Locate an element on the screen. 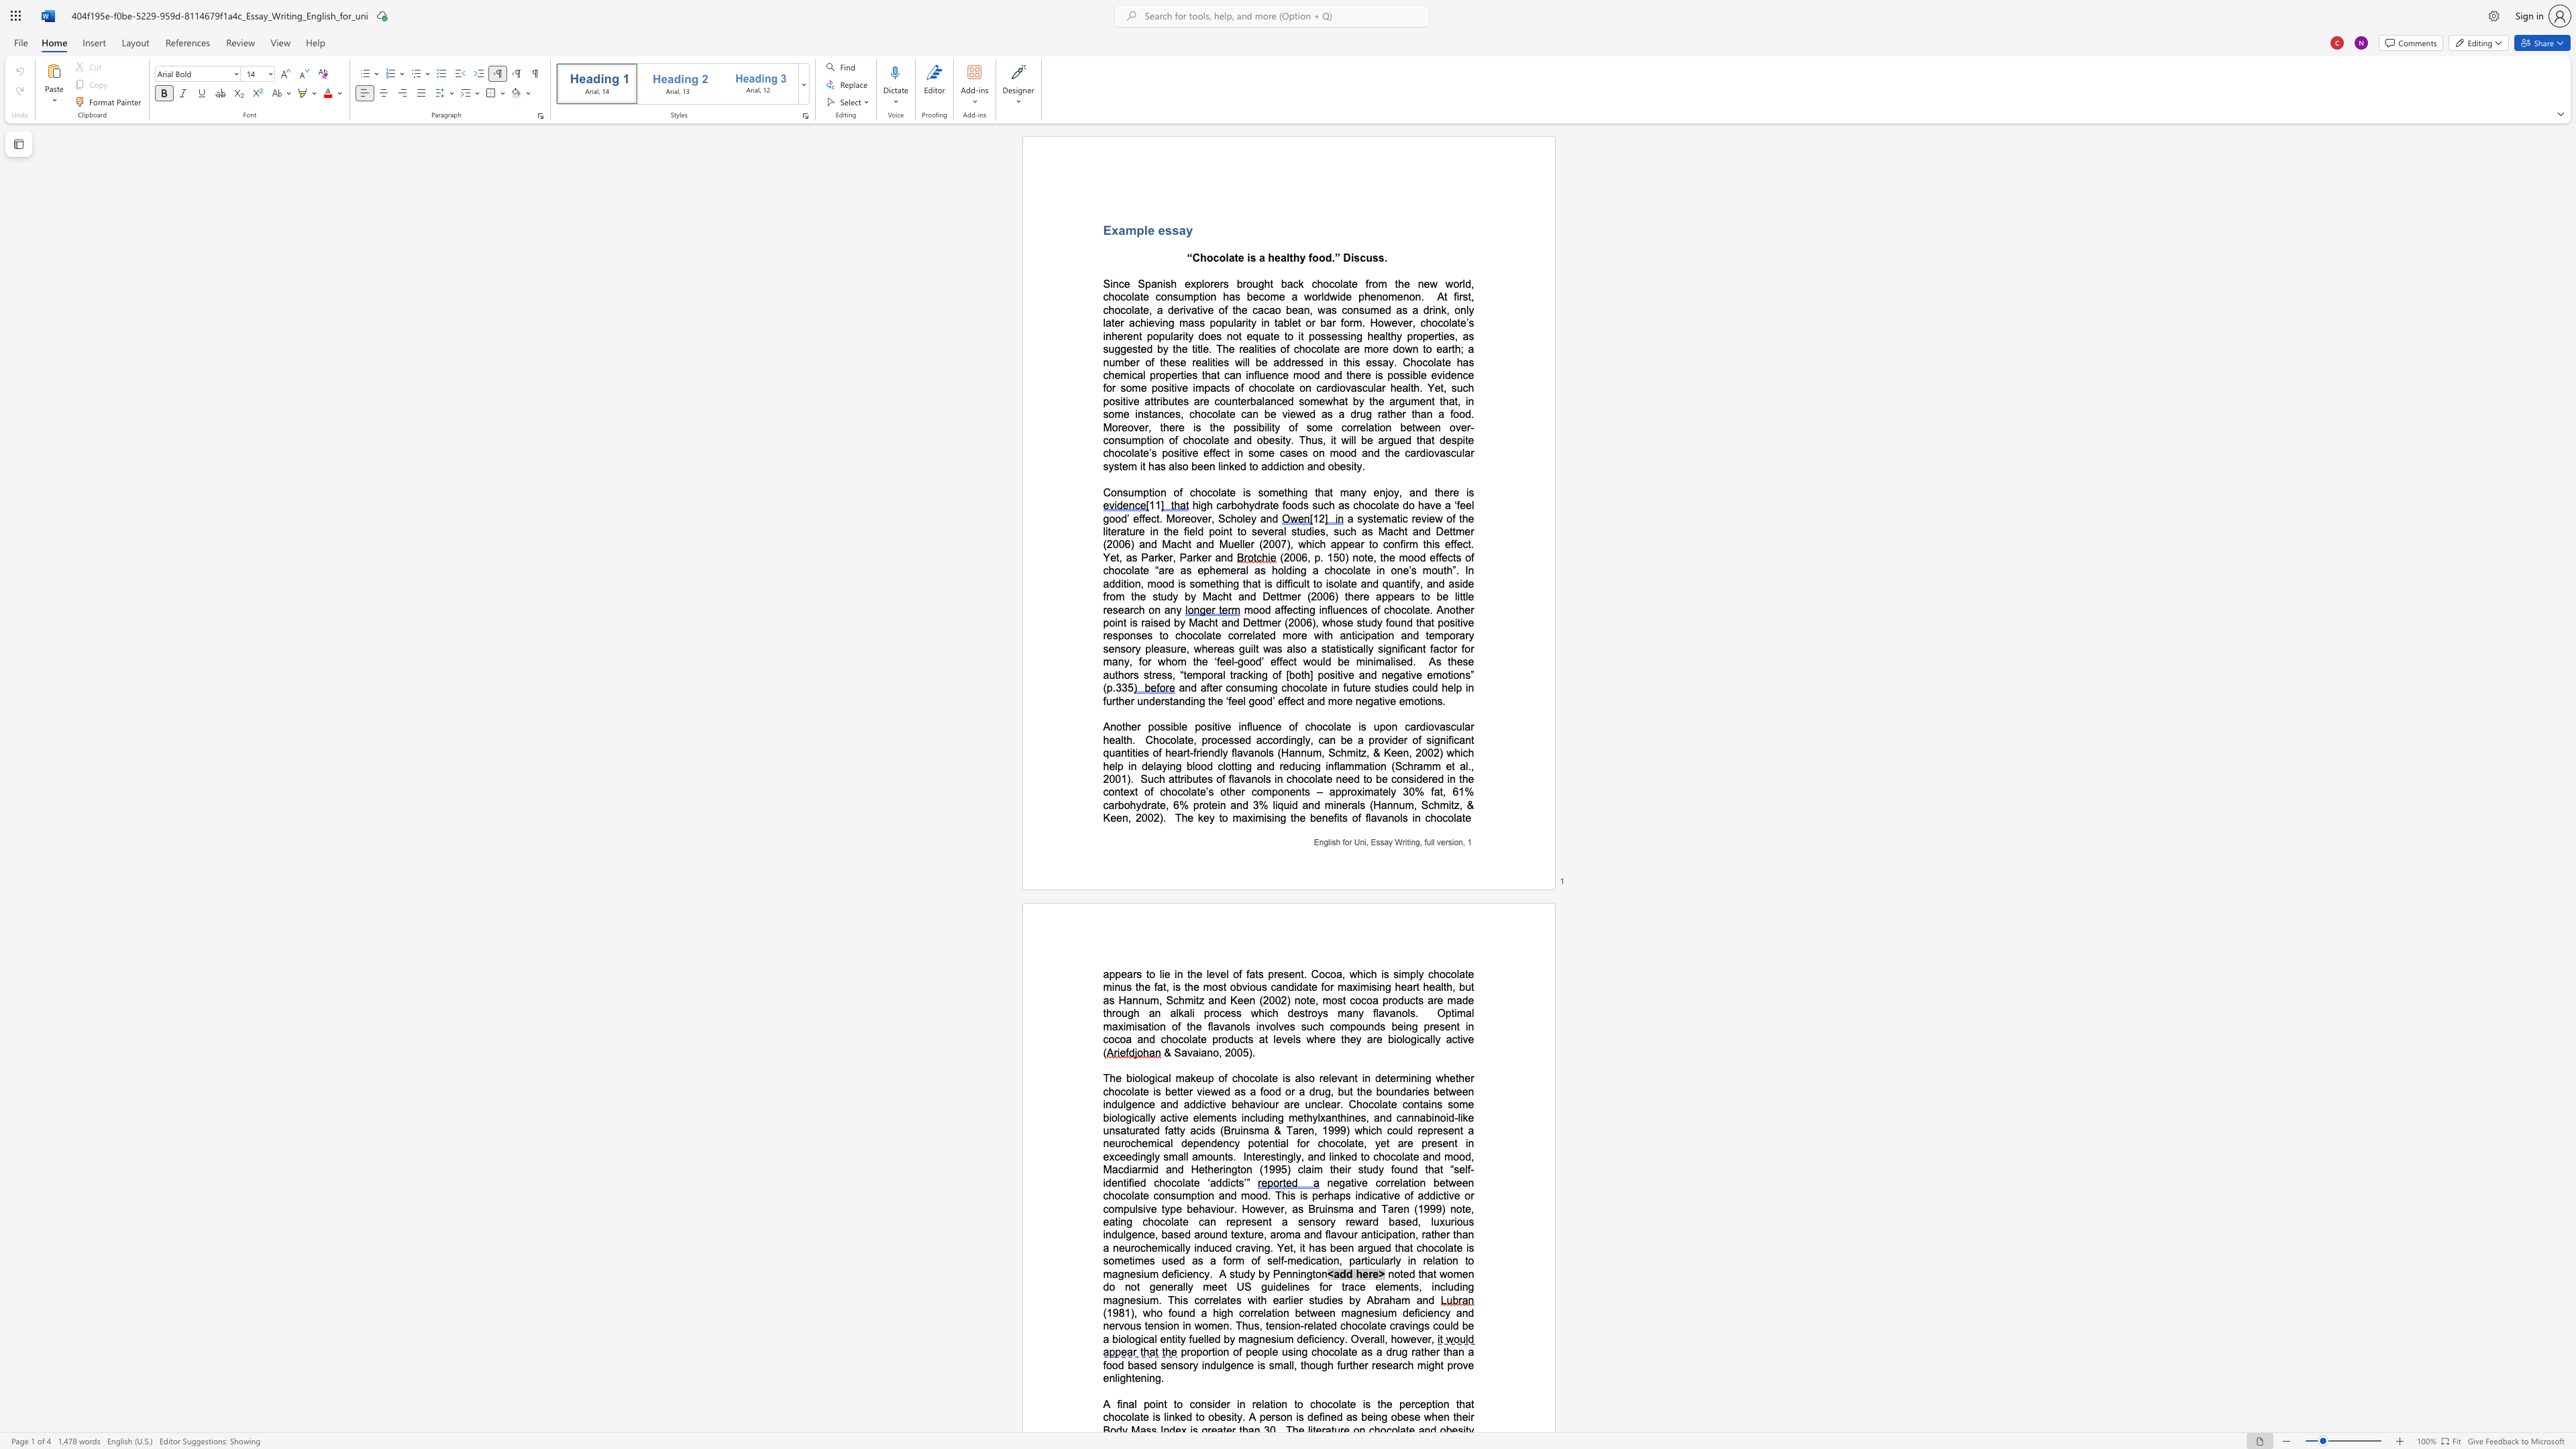  the subset text "f chocolate’s other components – approximately 30% fat, 61% carbohydrate, 6% protein and 3% liquid and minerals (Hann" within the text "Such attributes of flavanols in chocolate need to be considered in the context of chocolate’s other components – approximately 30% fat, 61% carbohydrate, 6% protein and 3% liquid and minerals (Hannum, Sch" is located at coordinates (1149, 791).